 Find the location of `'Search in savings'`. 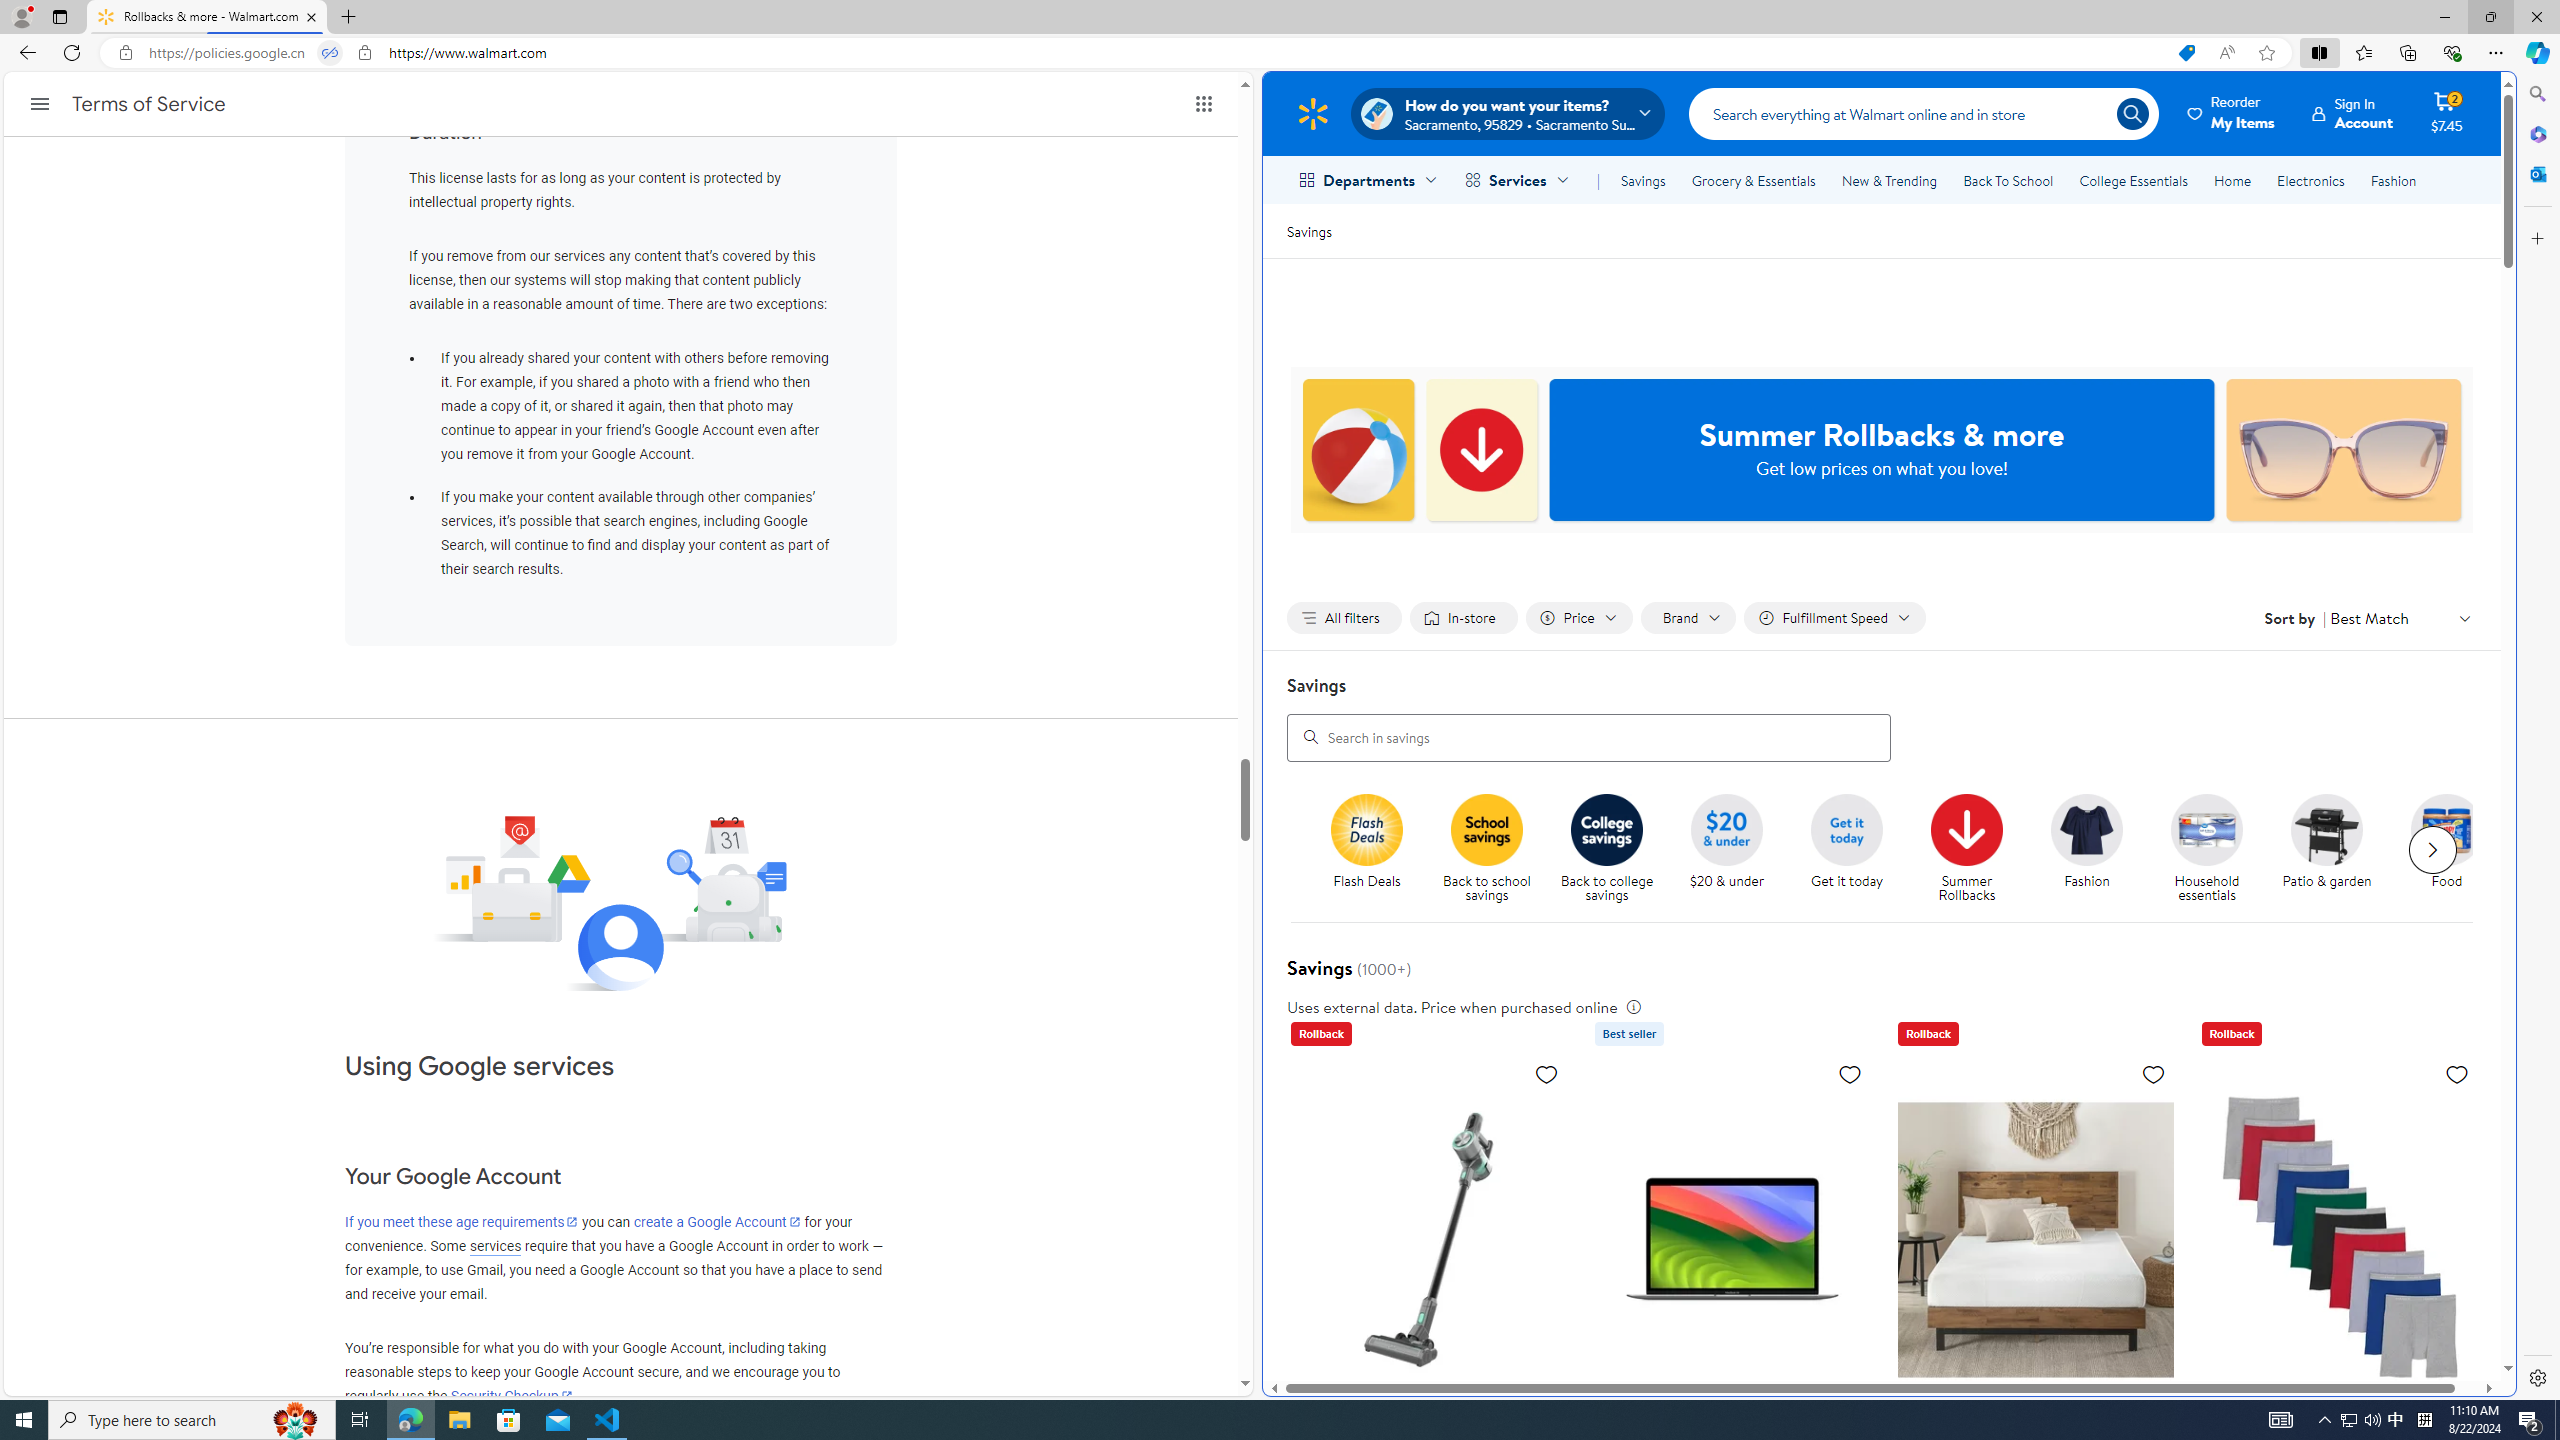

'Search in savings' is located at coordinates (1589, 736).